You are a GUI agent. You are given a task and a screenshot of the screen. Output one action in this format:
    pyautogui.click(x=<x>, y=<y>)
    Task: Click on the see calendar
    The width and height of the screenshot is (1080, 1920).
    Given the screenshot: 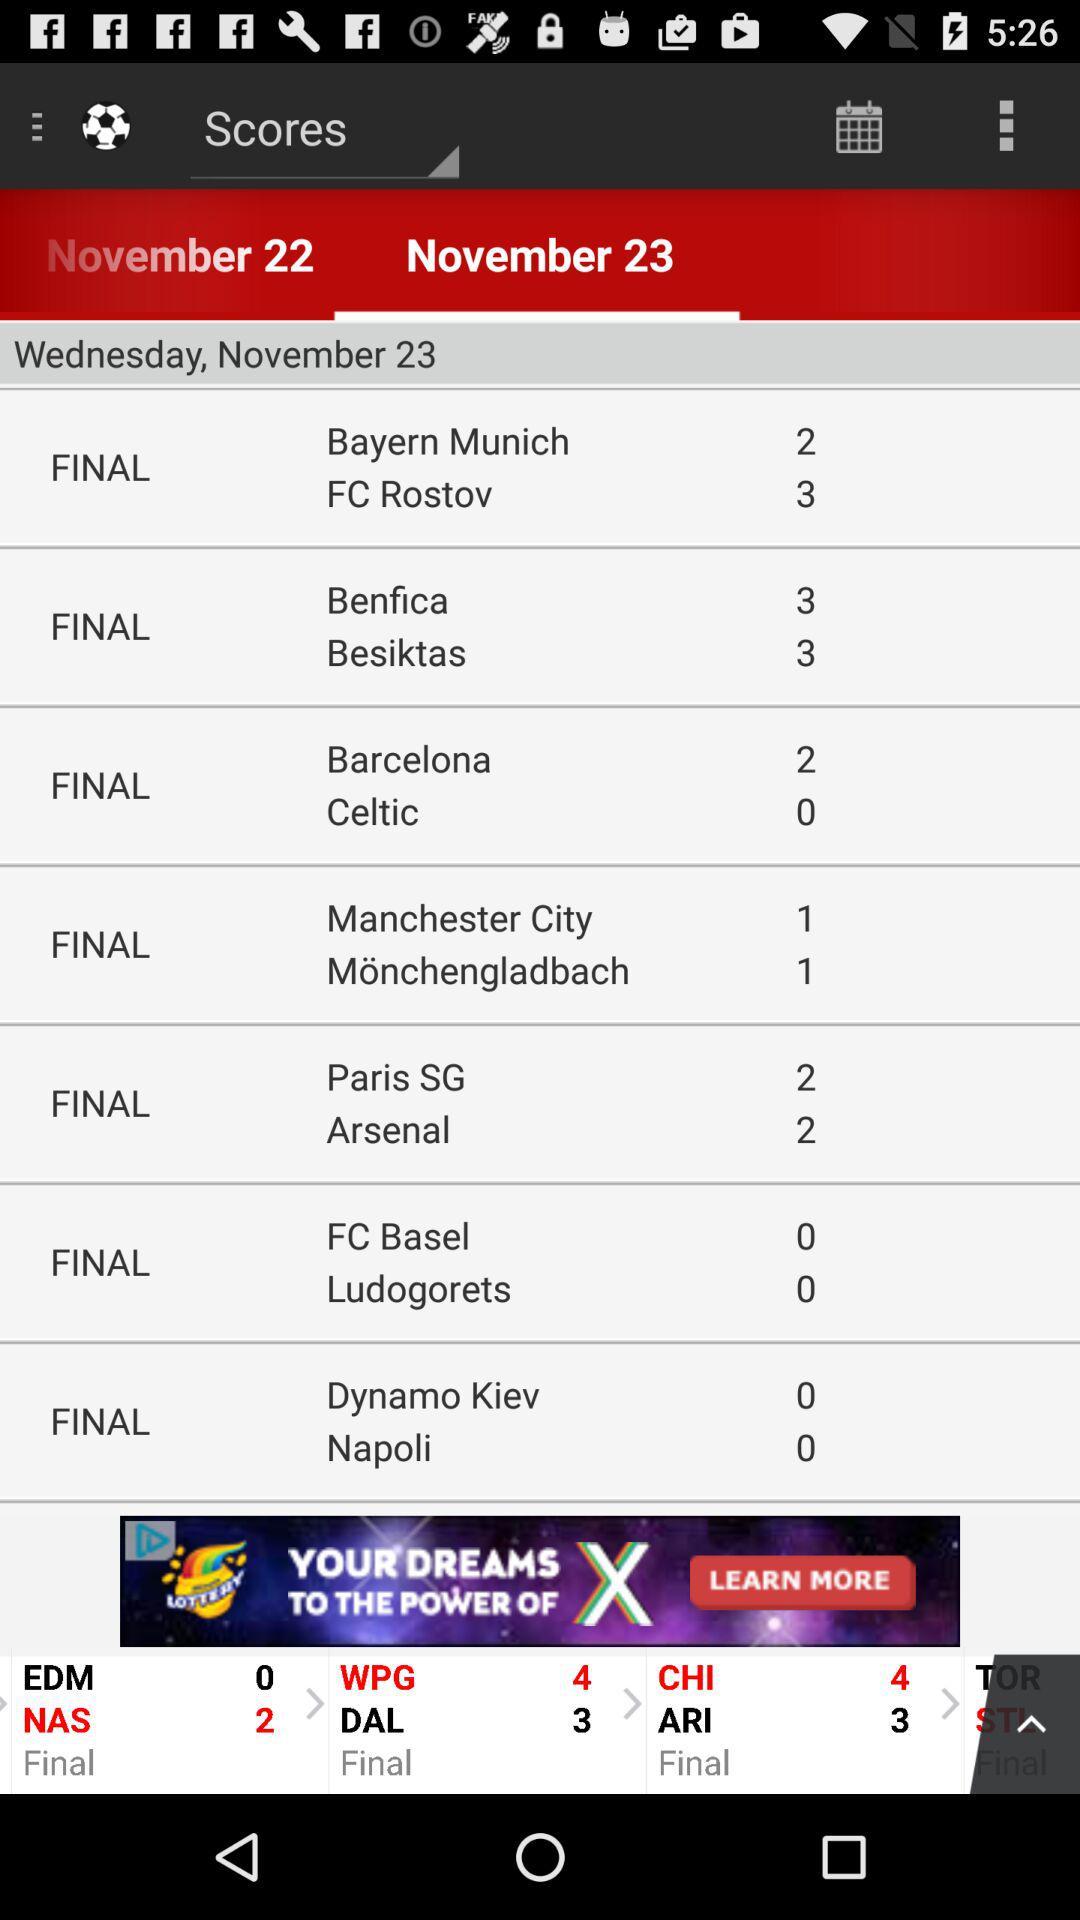 What is the action you would take?
    pyautogui.click(x=858, y=124)
    